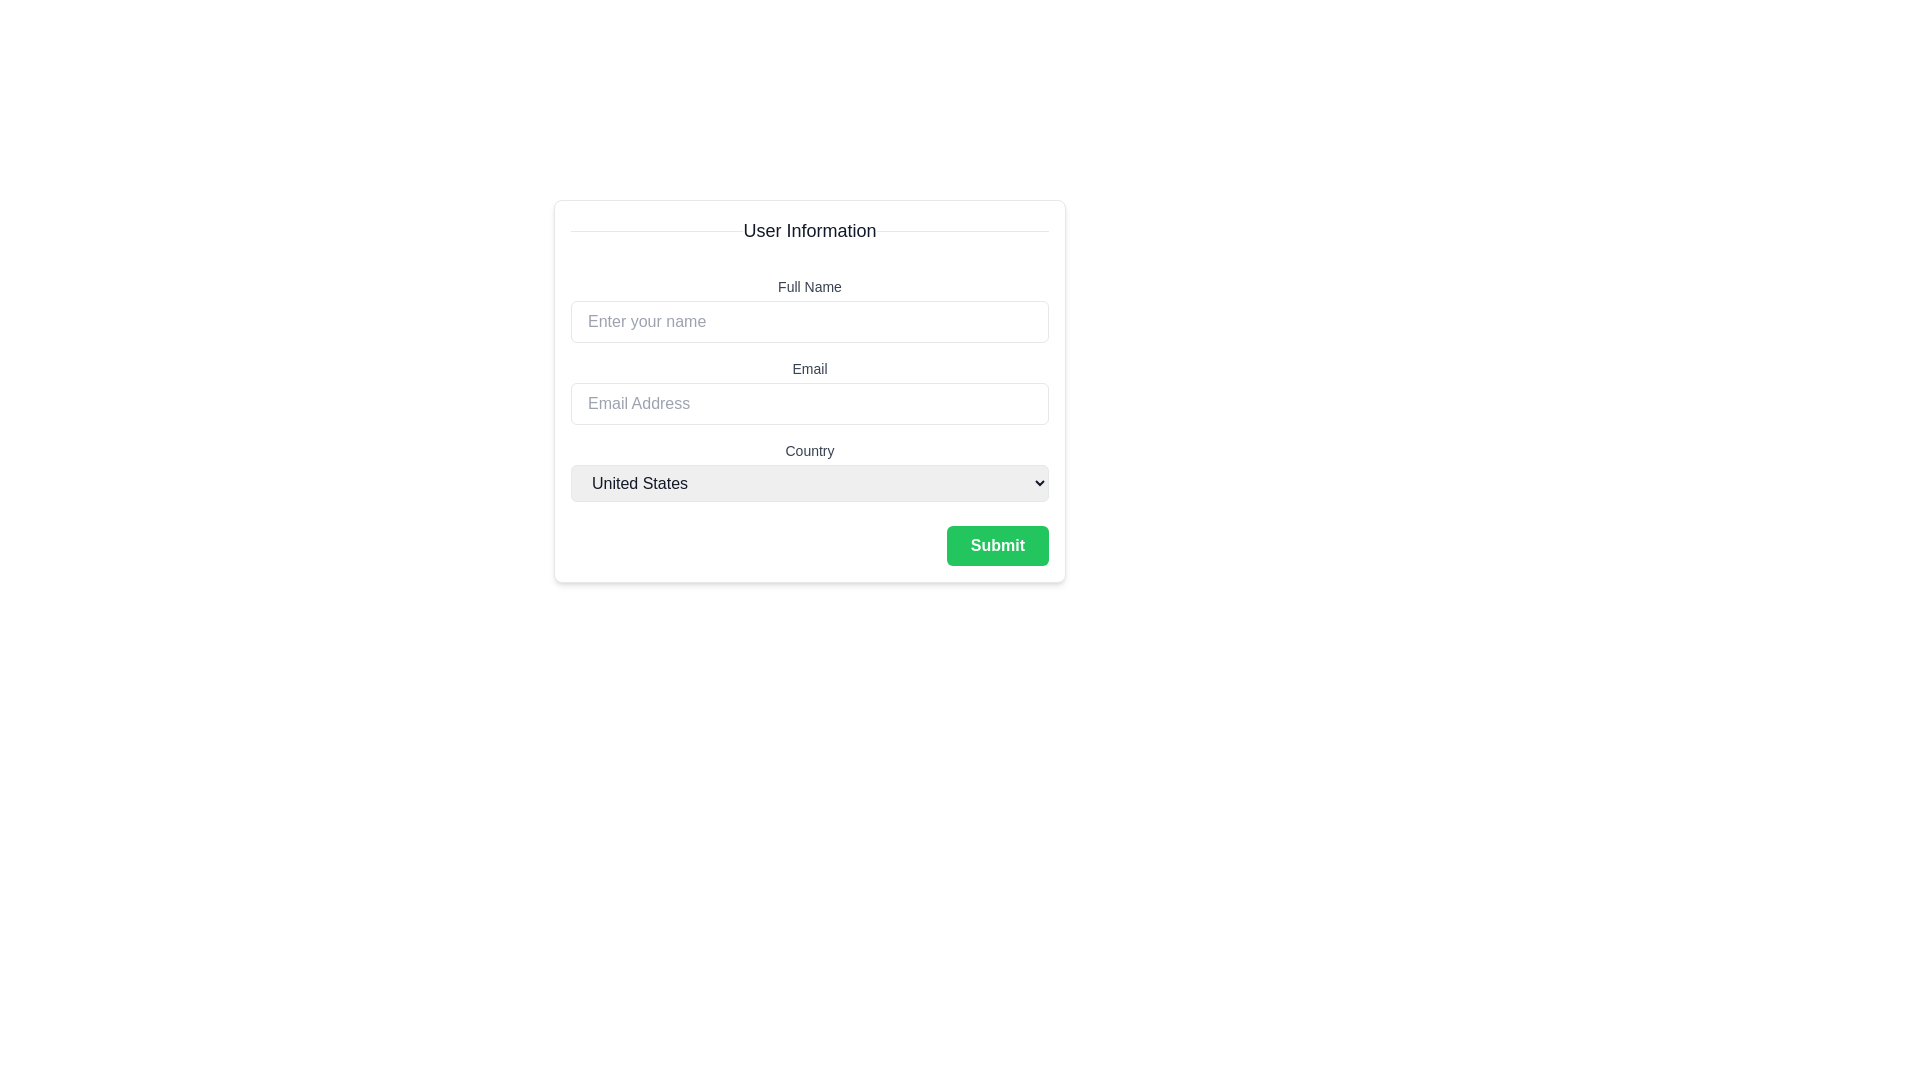 This screenshot has width=1920, height=1080. What do you see at coordinates (810, 482) in the screenshot?
I see `the dropdown menu labeled 'Country'` at bounding box center [810, 482].